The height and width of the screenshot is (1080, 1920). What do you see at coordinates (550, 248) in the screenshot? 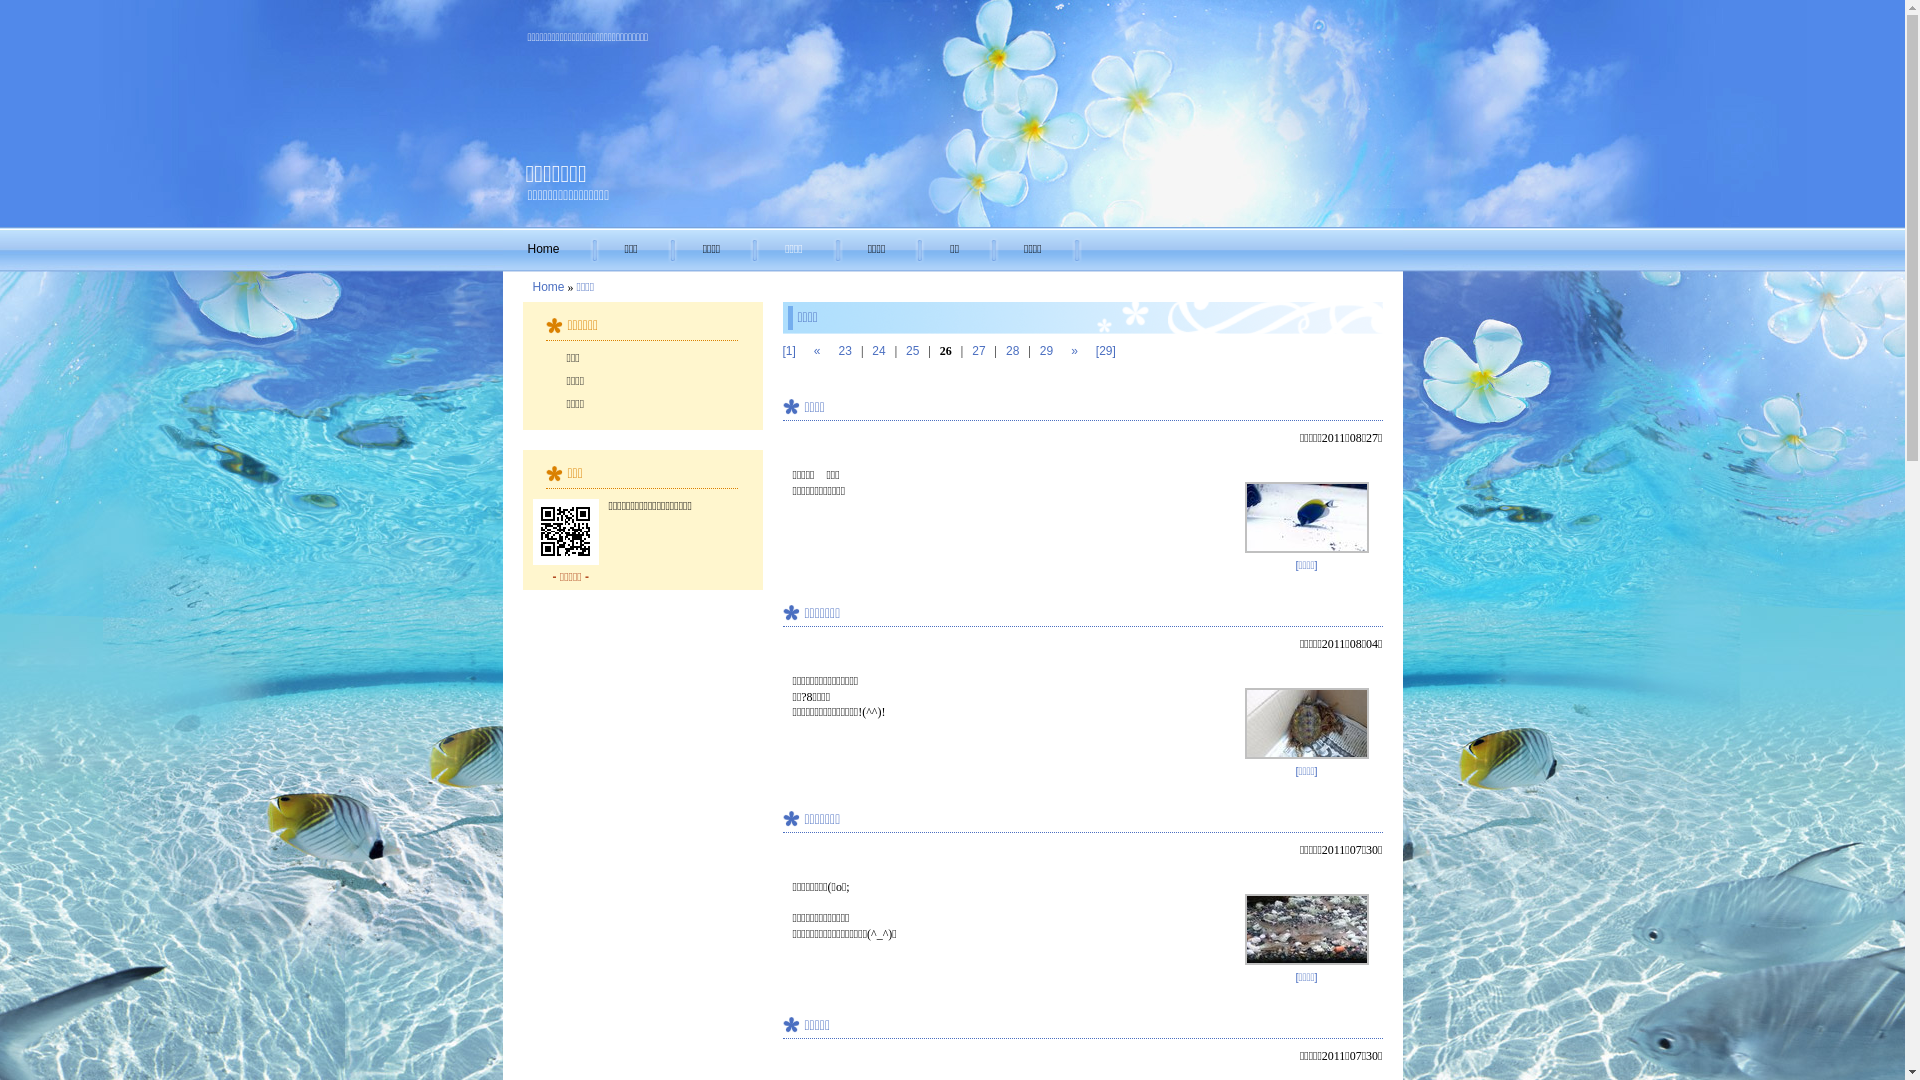
I see `'Home'` at bounding box center [550, 248].